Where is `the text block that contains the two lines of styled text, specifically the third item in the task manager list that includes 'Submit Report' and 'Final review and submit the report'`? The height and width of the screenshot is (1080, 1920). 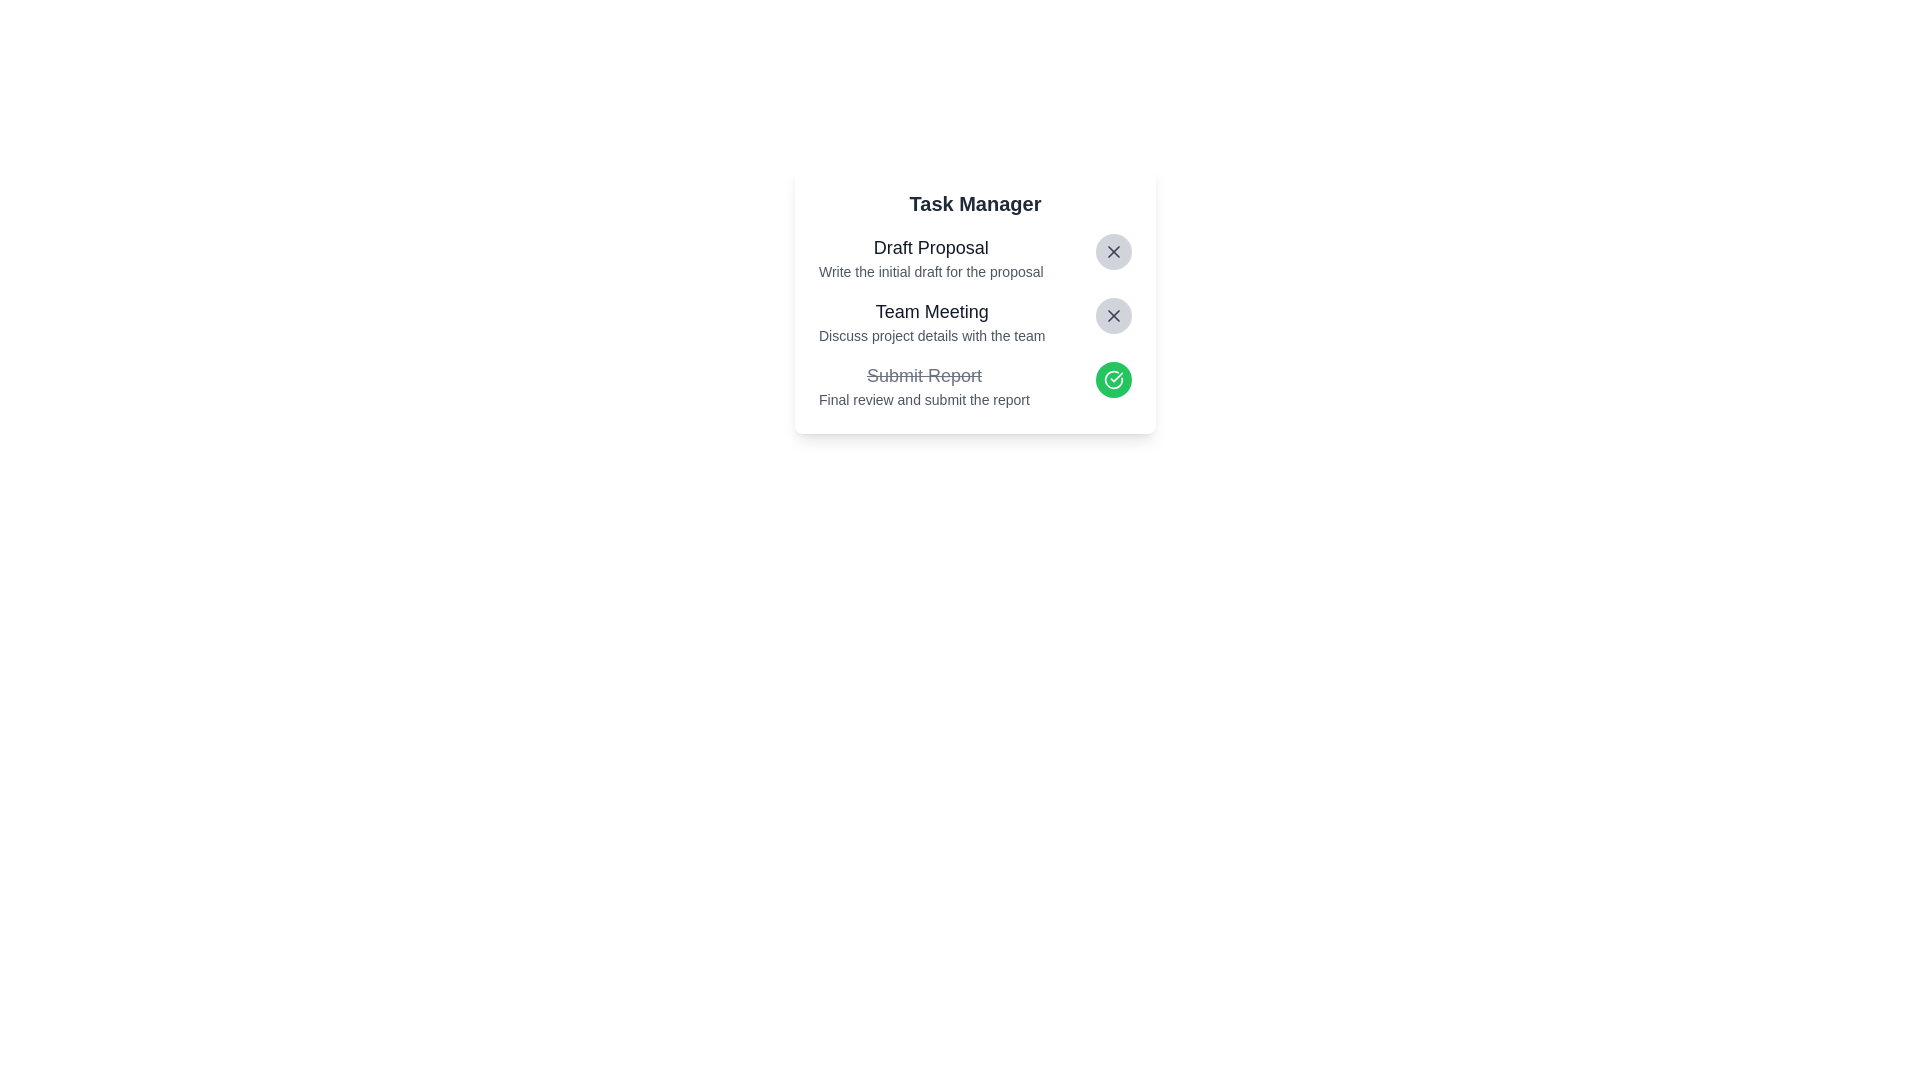
the text block that contains the two lines of styled text, specifically the third item in the task manager list that includes 'Submit Report' and 'Final review and submit the report' is located at coordinates (923, 385).